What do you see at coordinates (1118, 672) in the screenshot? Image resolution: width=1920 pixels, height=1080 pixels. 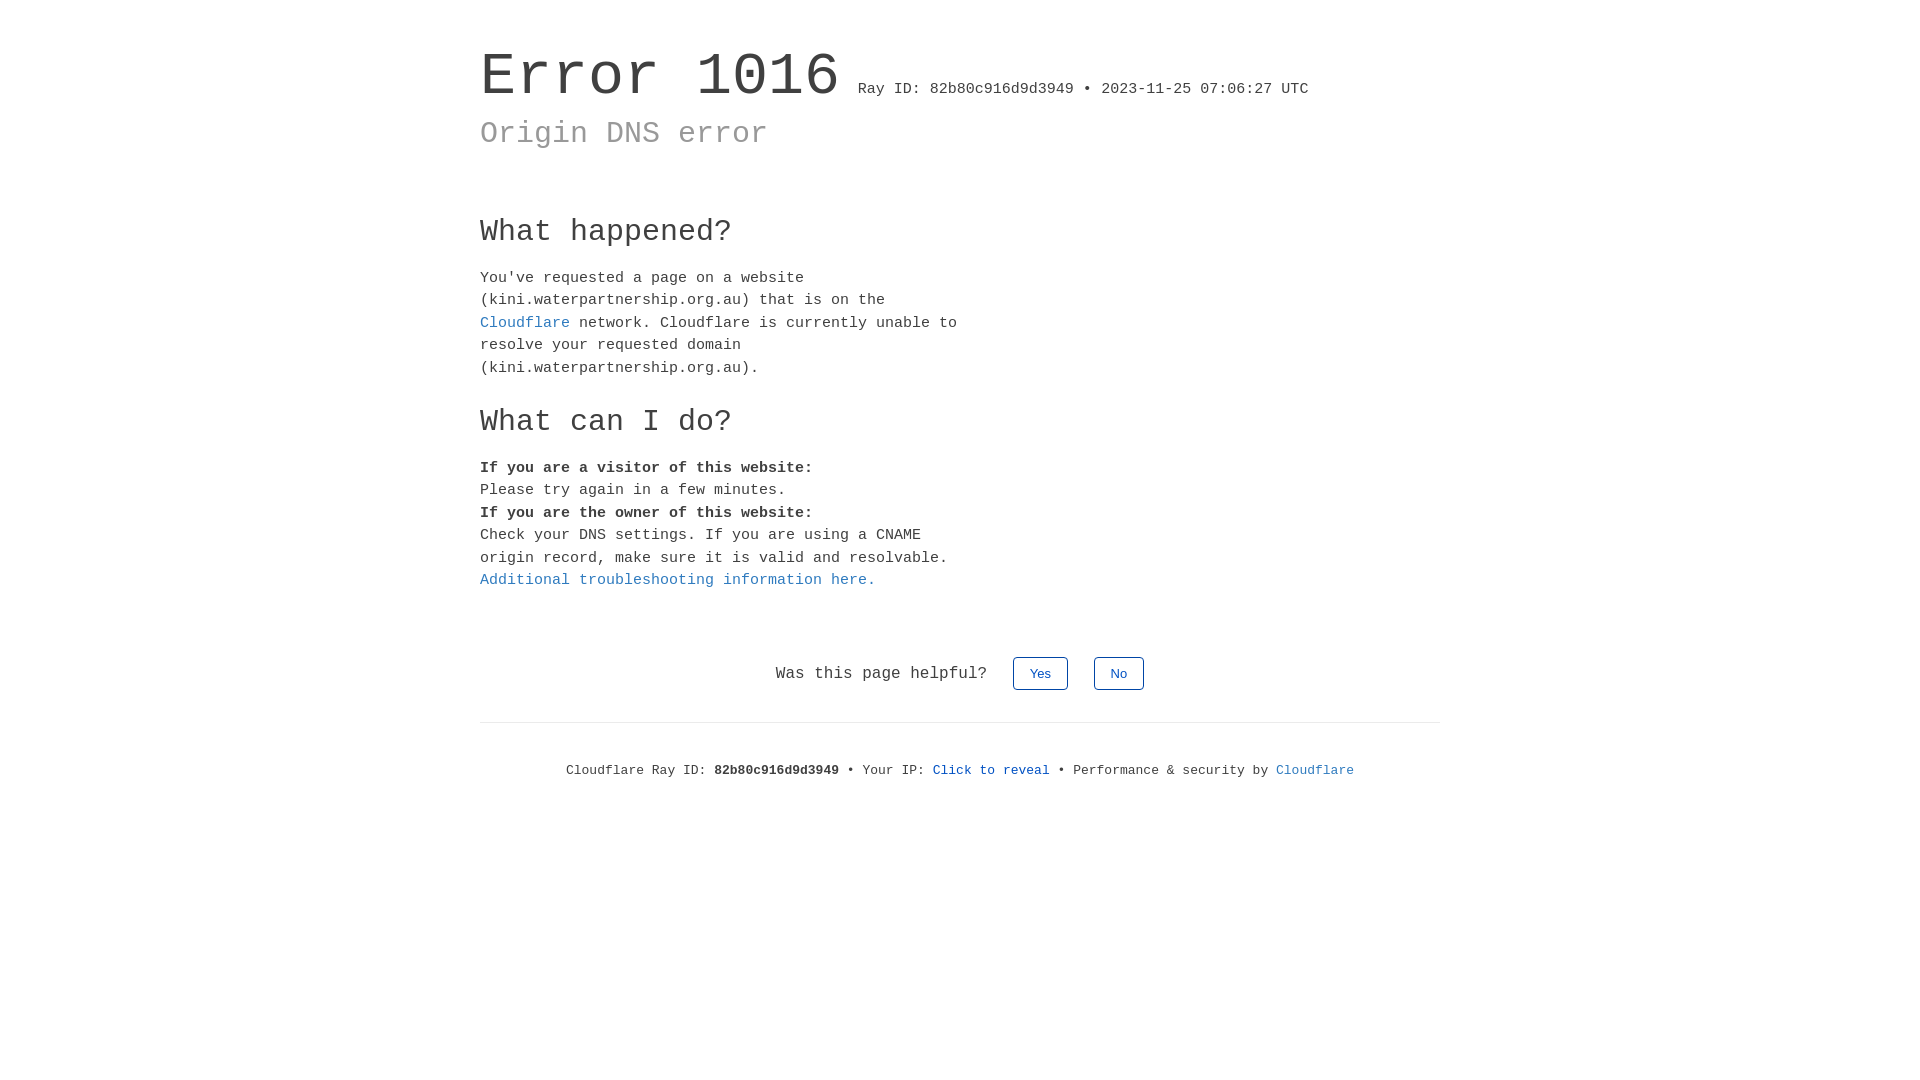 I see `'No'` at bounding box center [1118, 672].